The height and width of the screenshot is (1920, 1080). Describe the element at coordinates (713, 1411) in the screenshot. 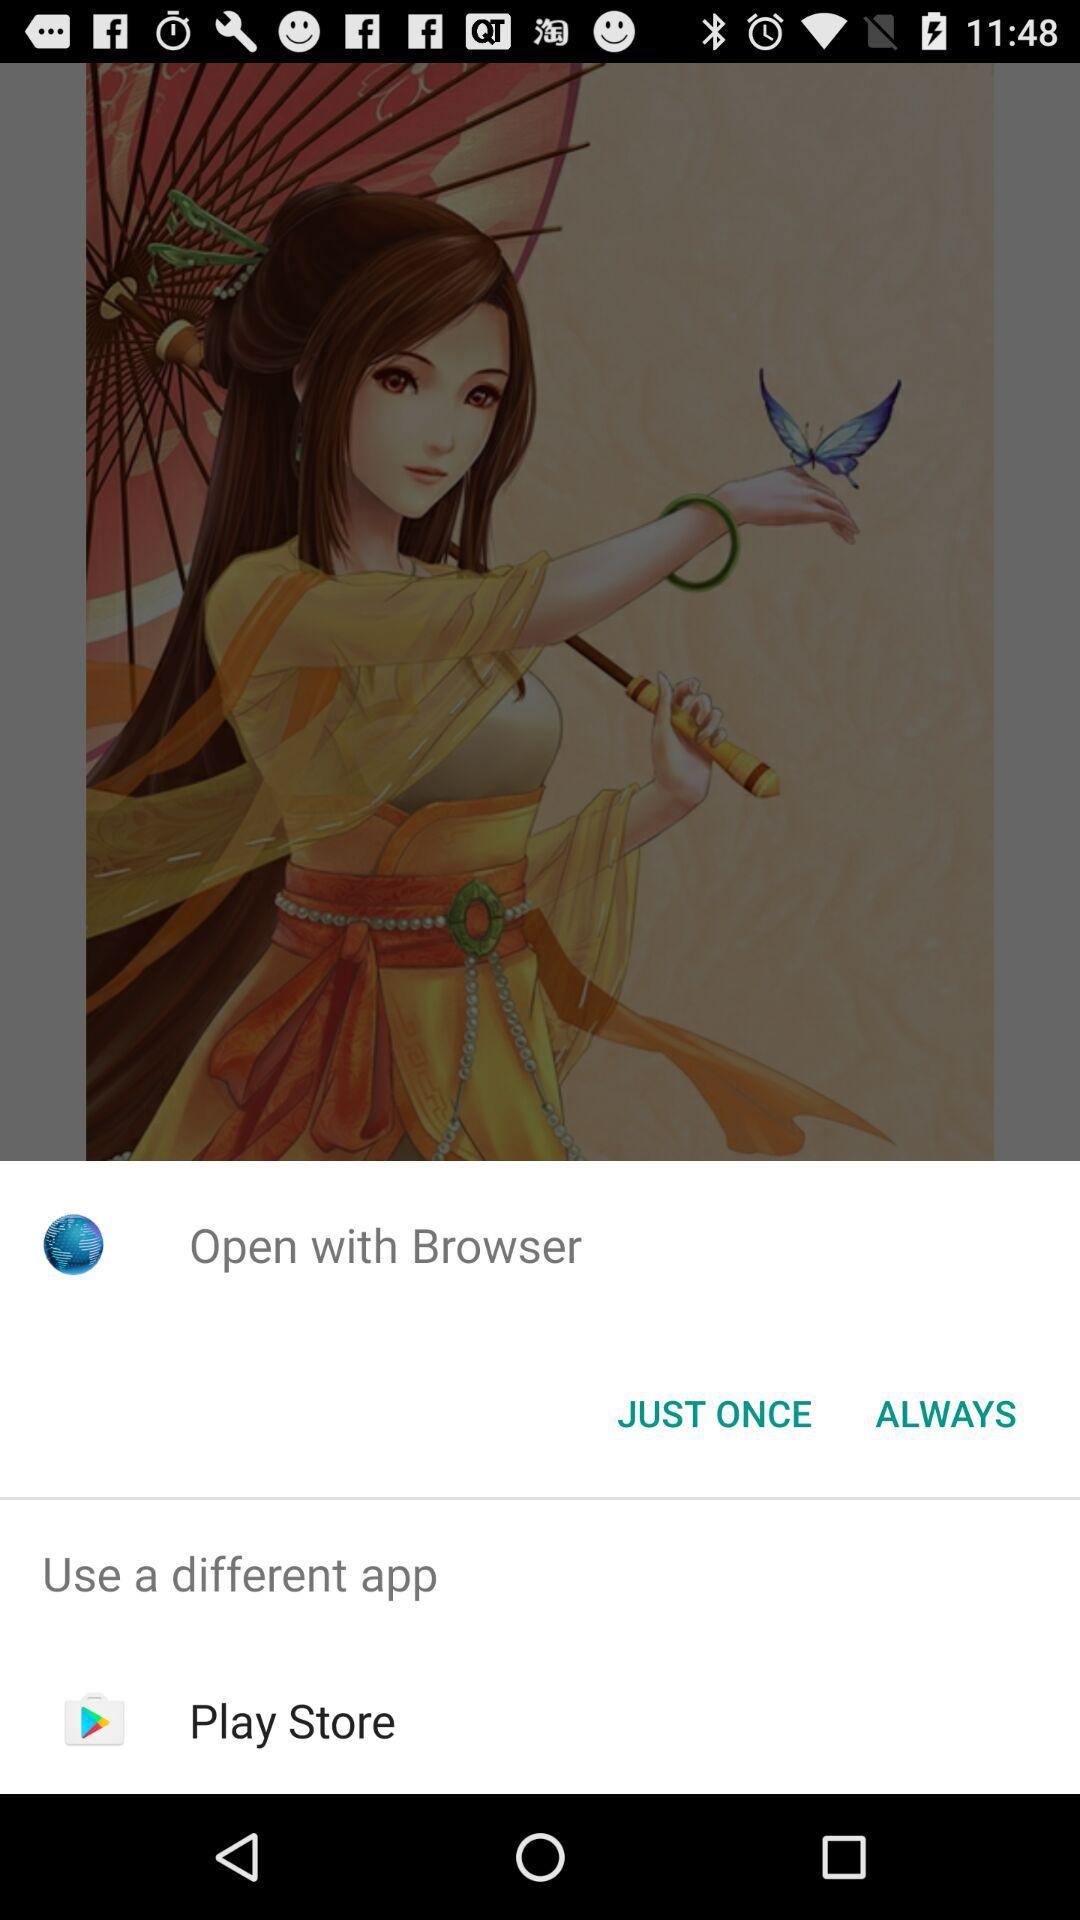

I see `just once button` at that location.